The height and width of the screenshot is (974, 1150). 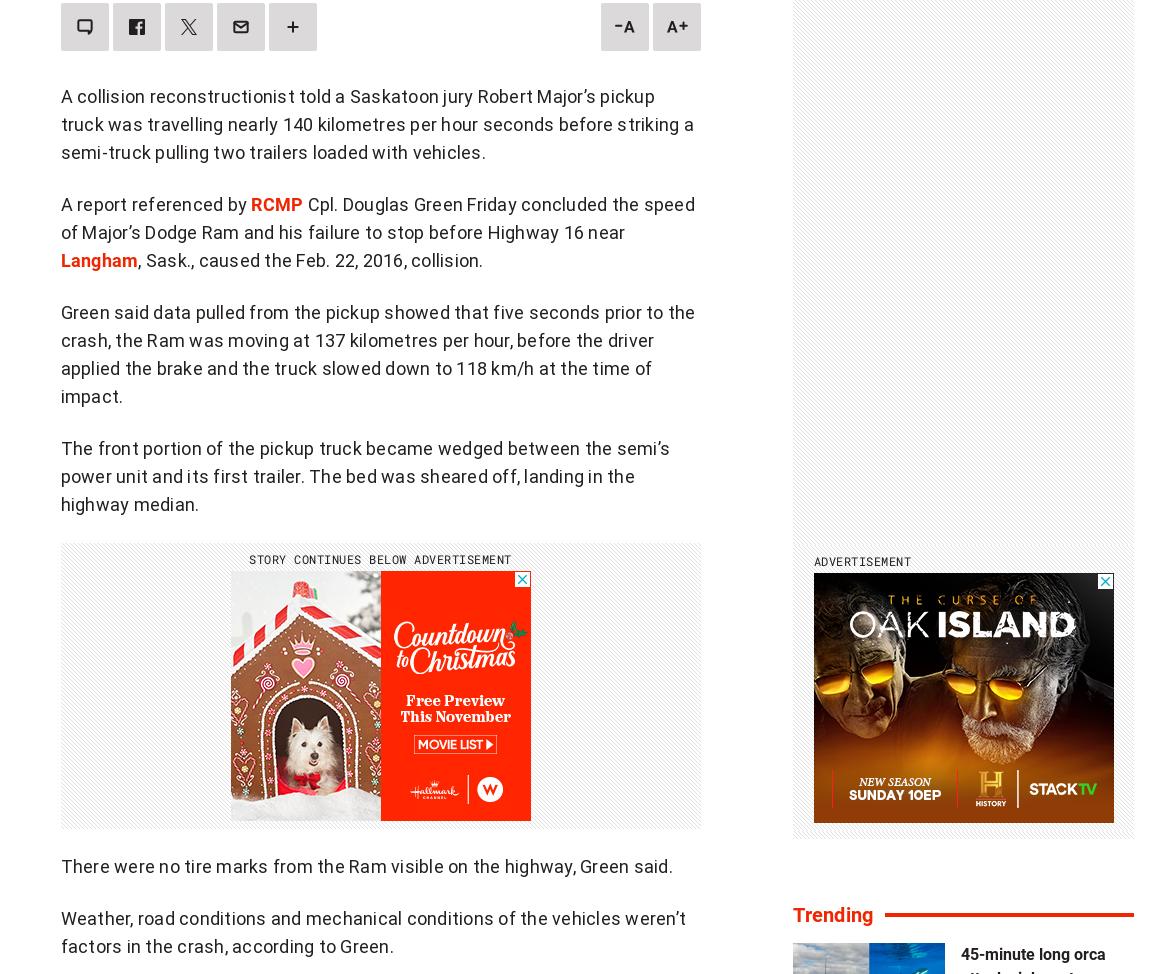 What do you see at coordinates (196, 529) in the screenshot?
I see `'Journalistic standards'` at bounding box center [196, 529].